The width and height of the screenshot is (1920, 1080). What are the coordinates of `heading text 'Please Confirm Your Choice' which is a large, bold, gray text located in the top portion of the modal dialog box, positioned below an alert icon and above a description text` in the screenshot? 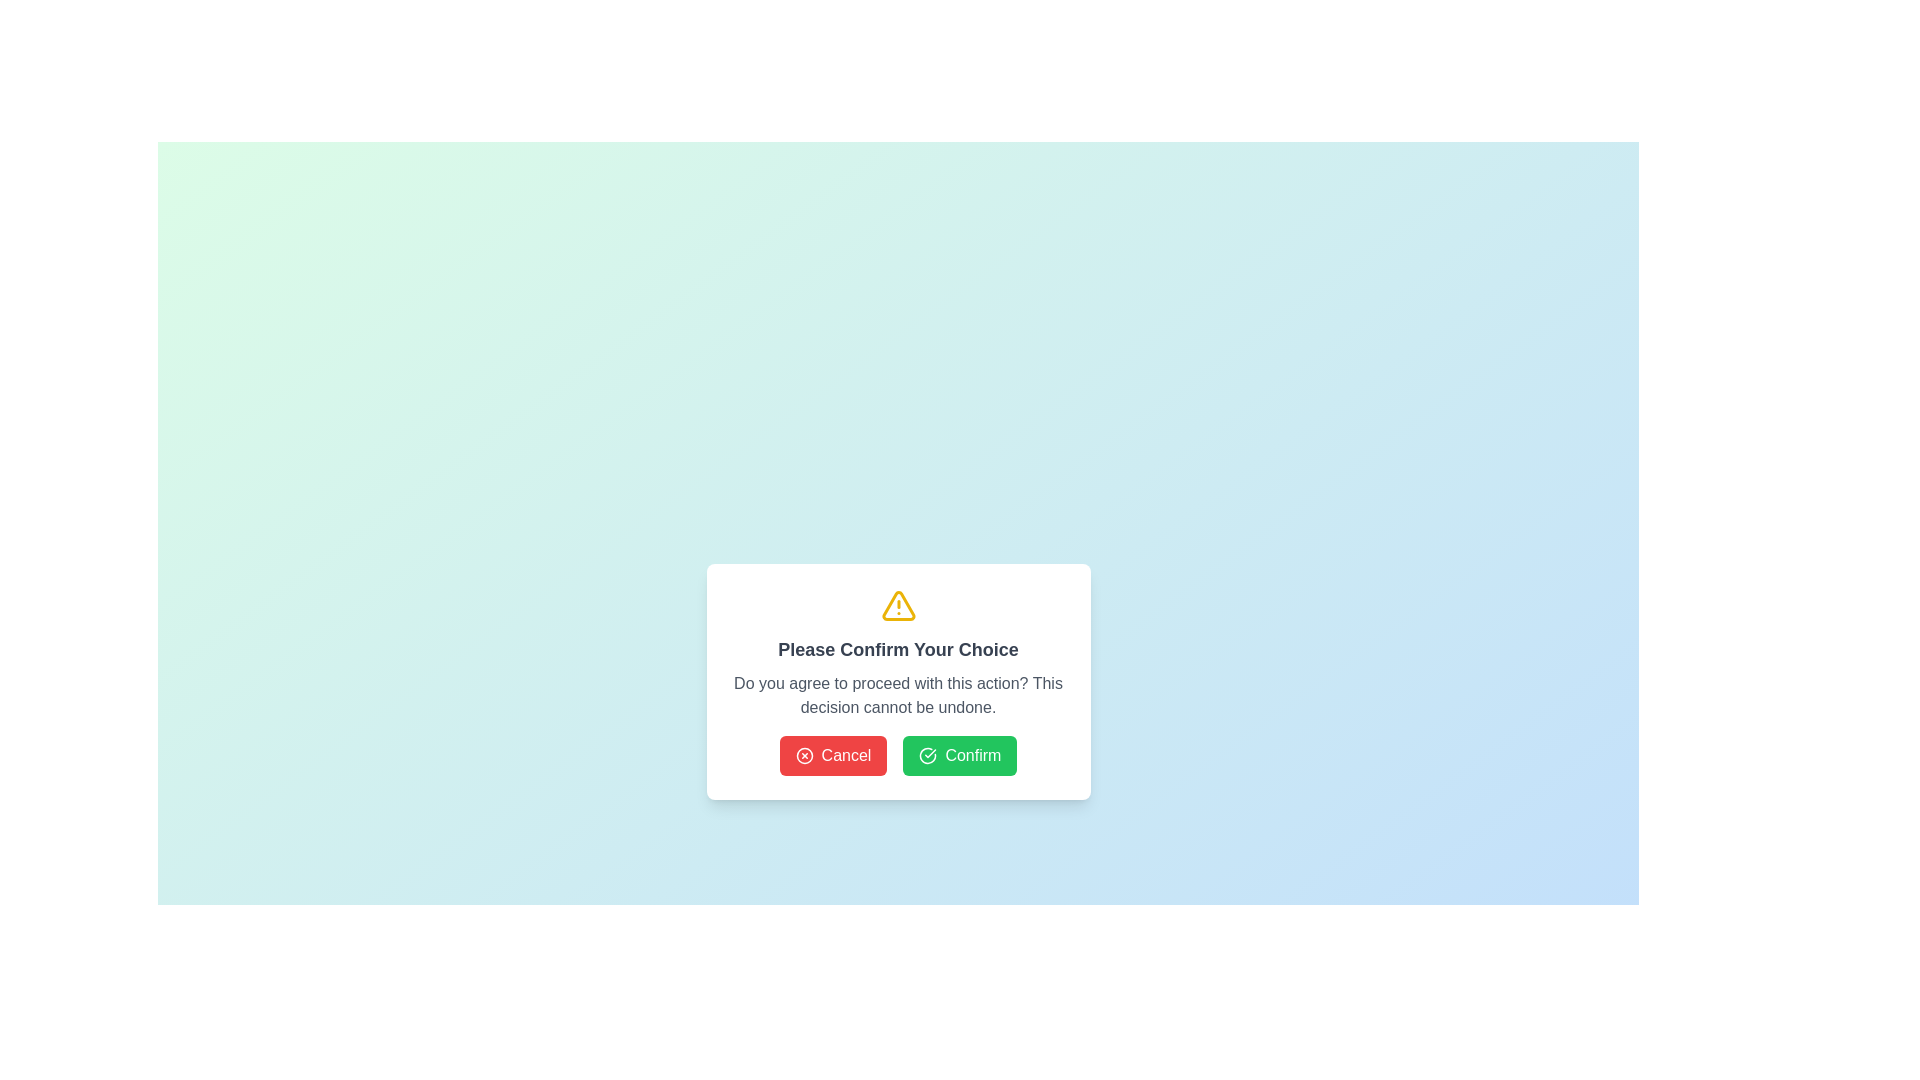 It's located at (897, 650).